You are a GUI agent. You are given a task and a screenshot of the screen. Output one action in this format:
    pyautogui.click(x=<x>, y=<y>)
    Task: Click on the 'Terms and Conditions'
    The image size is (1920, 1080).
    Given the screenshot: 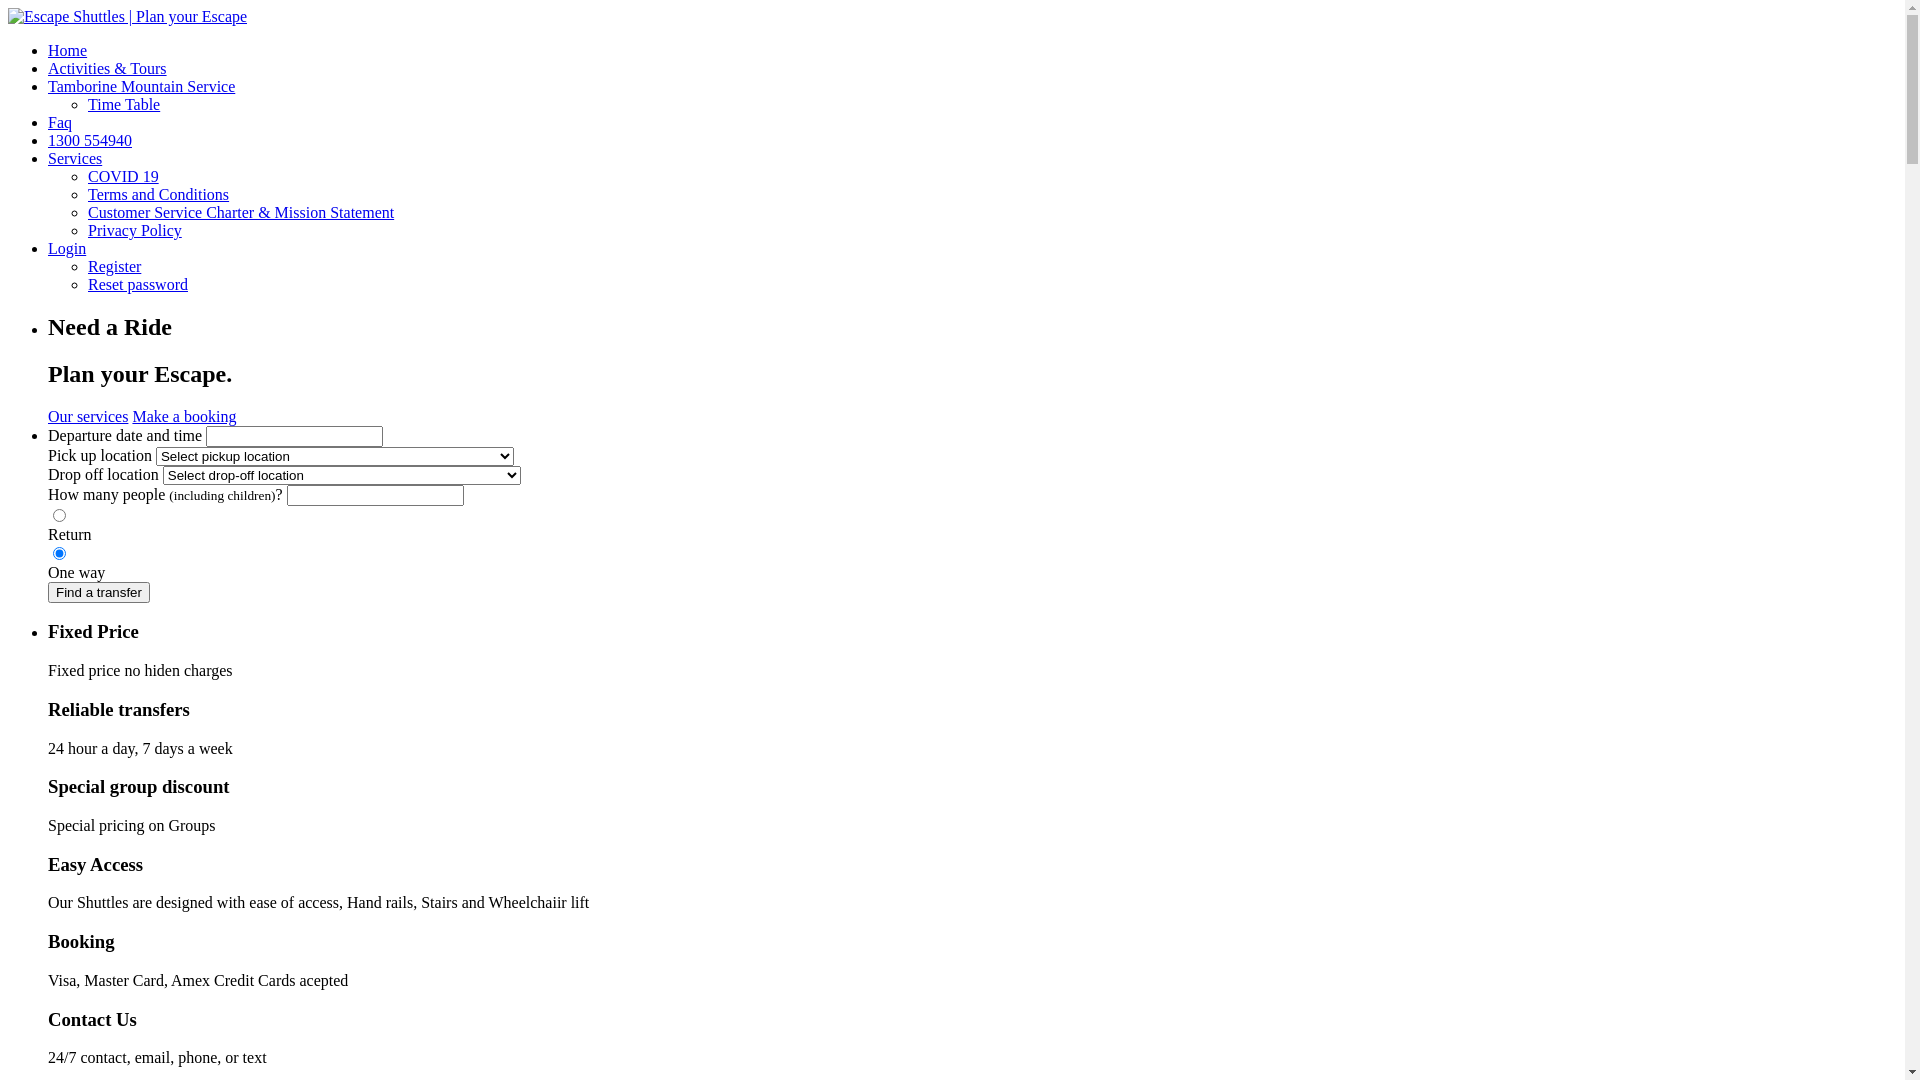 What is the action you would take?
    pyautogui.click(x=157, y=194)
    